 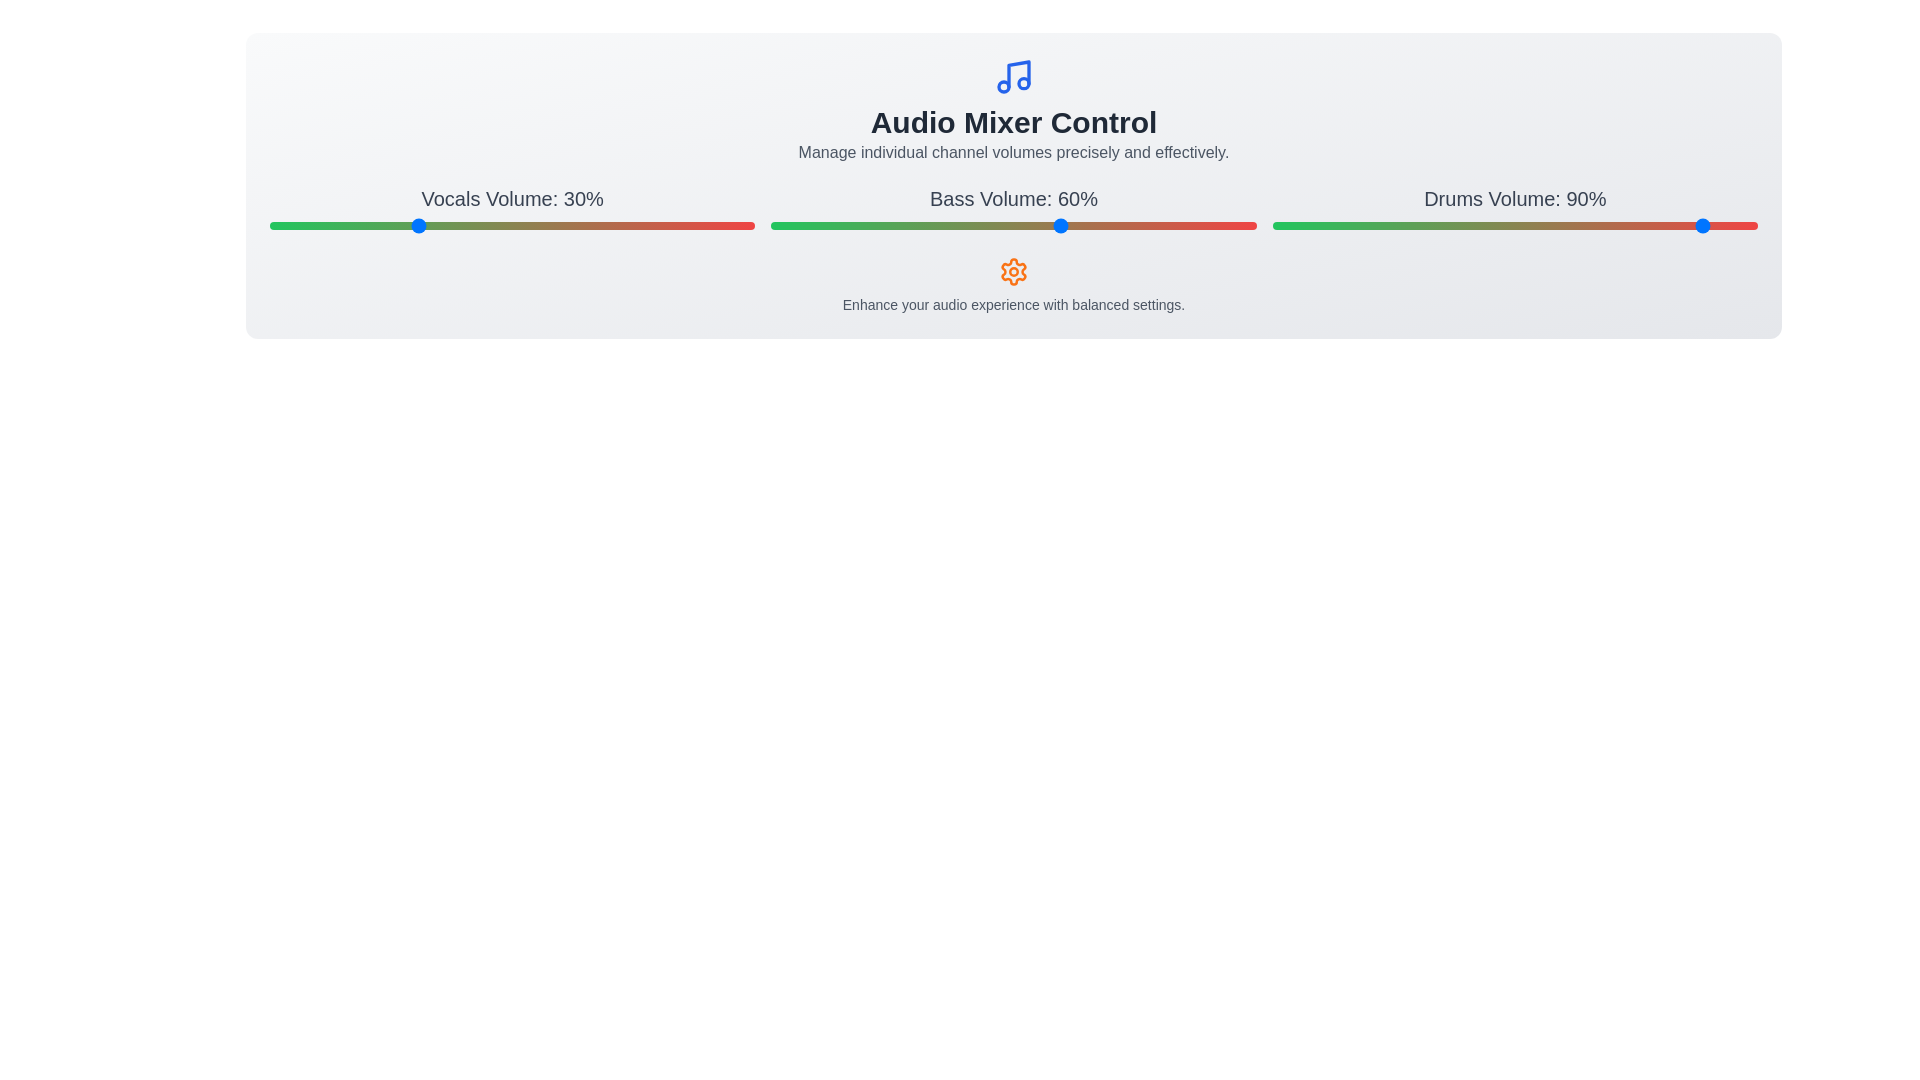 I want to click on the 'Vocals' volume slider to 95%, so click(x=729, y=225).